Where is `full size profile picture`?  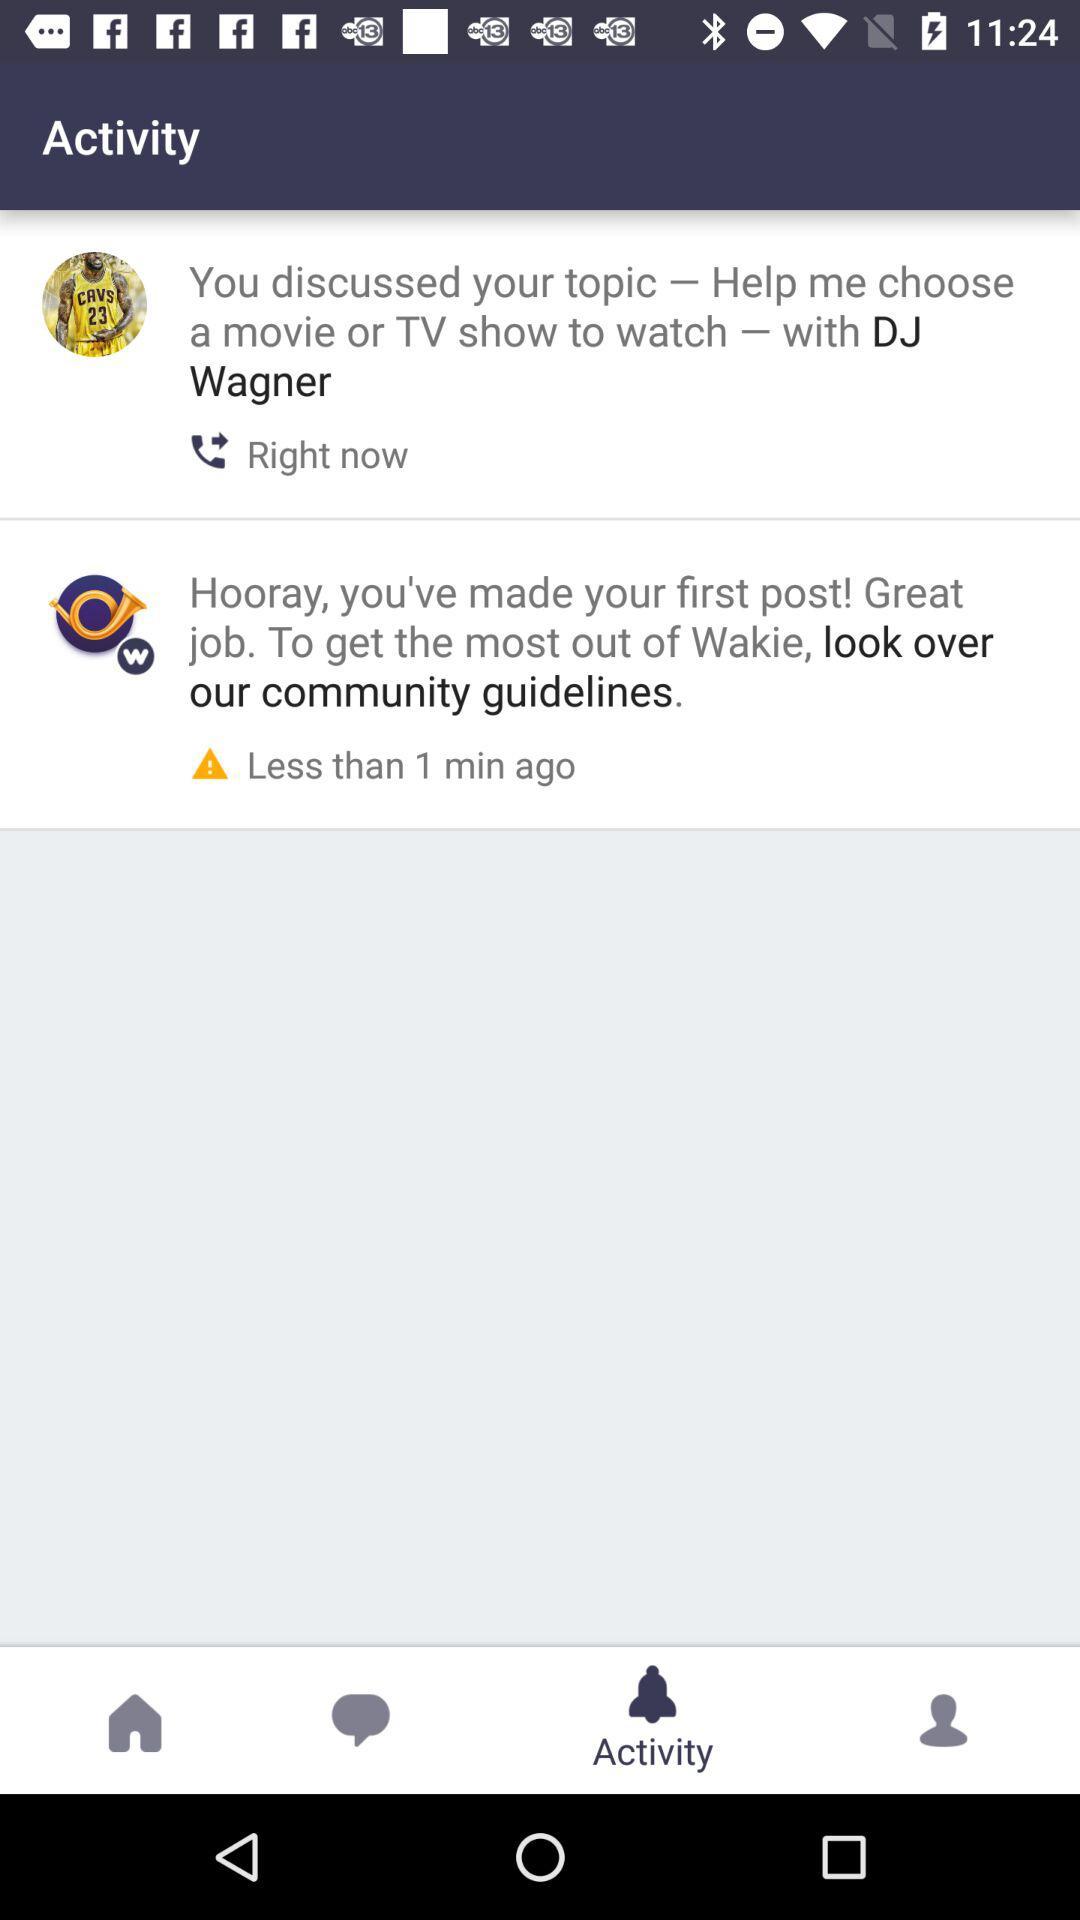
full size profile picture is located at coordinates (94, 303).